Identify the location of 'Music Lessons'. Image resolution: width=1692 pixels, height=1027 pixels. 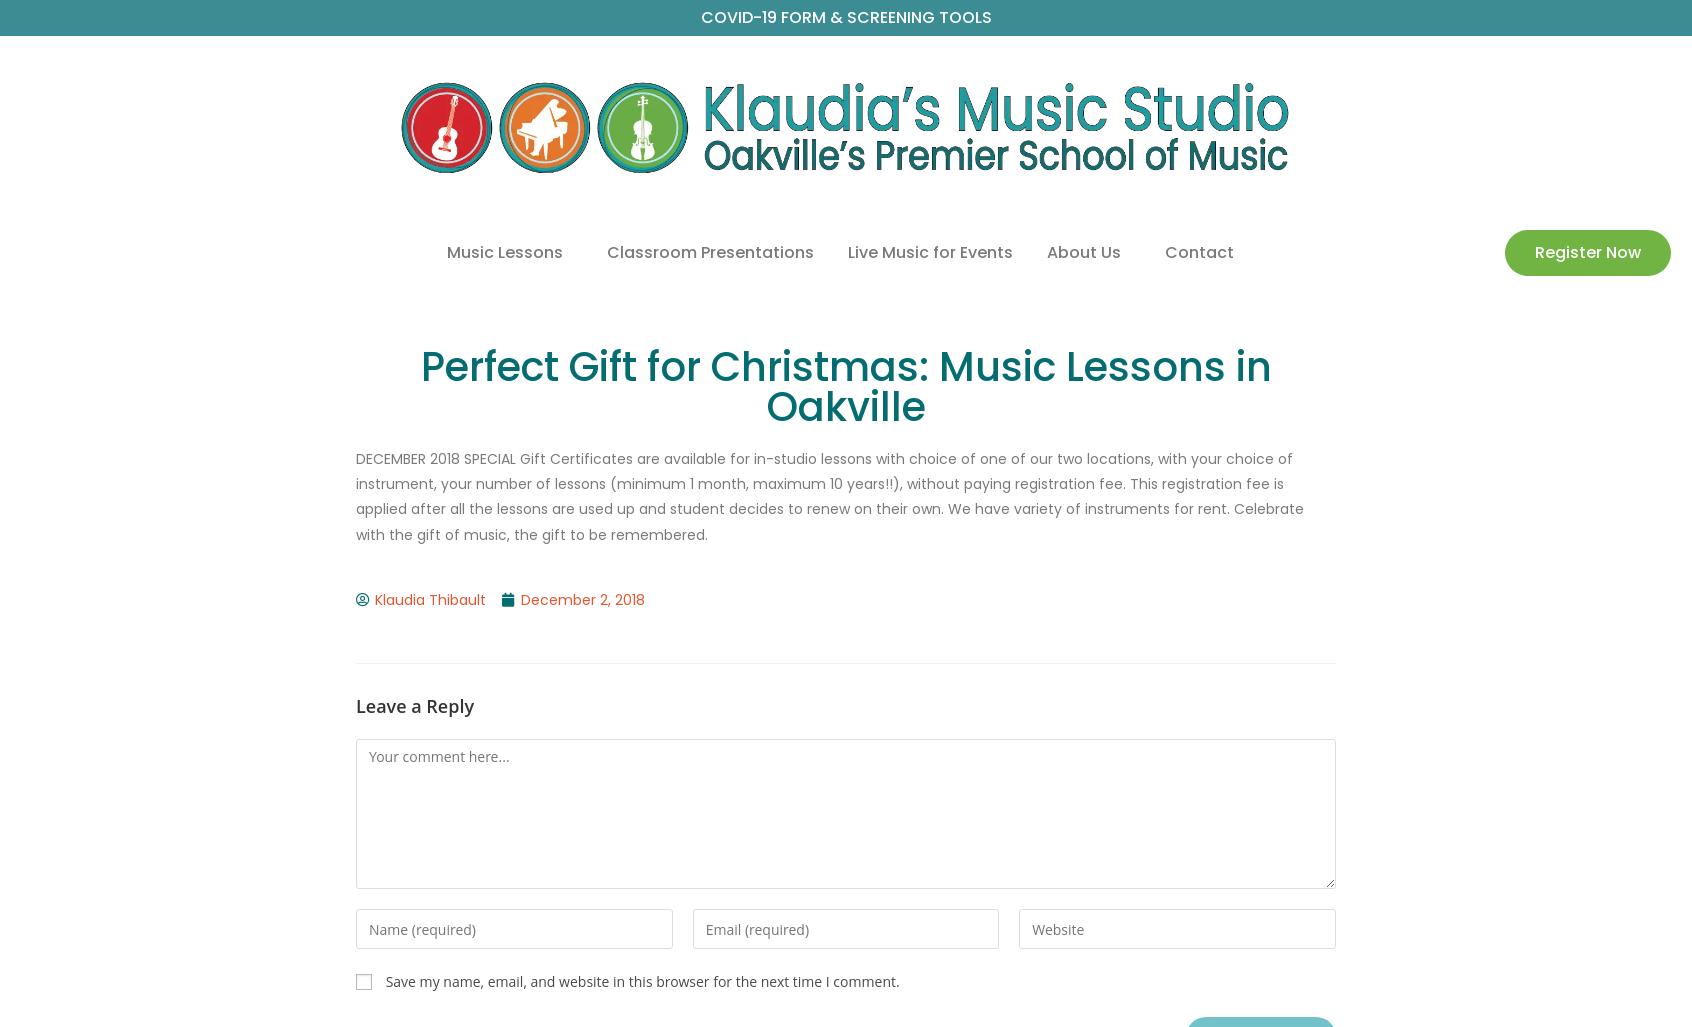
(445, 252).